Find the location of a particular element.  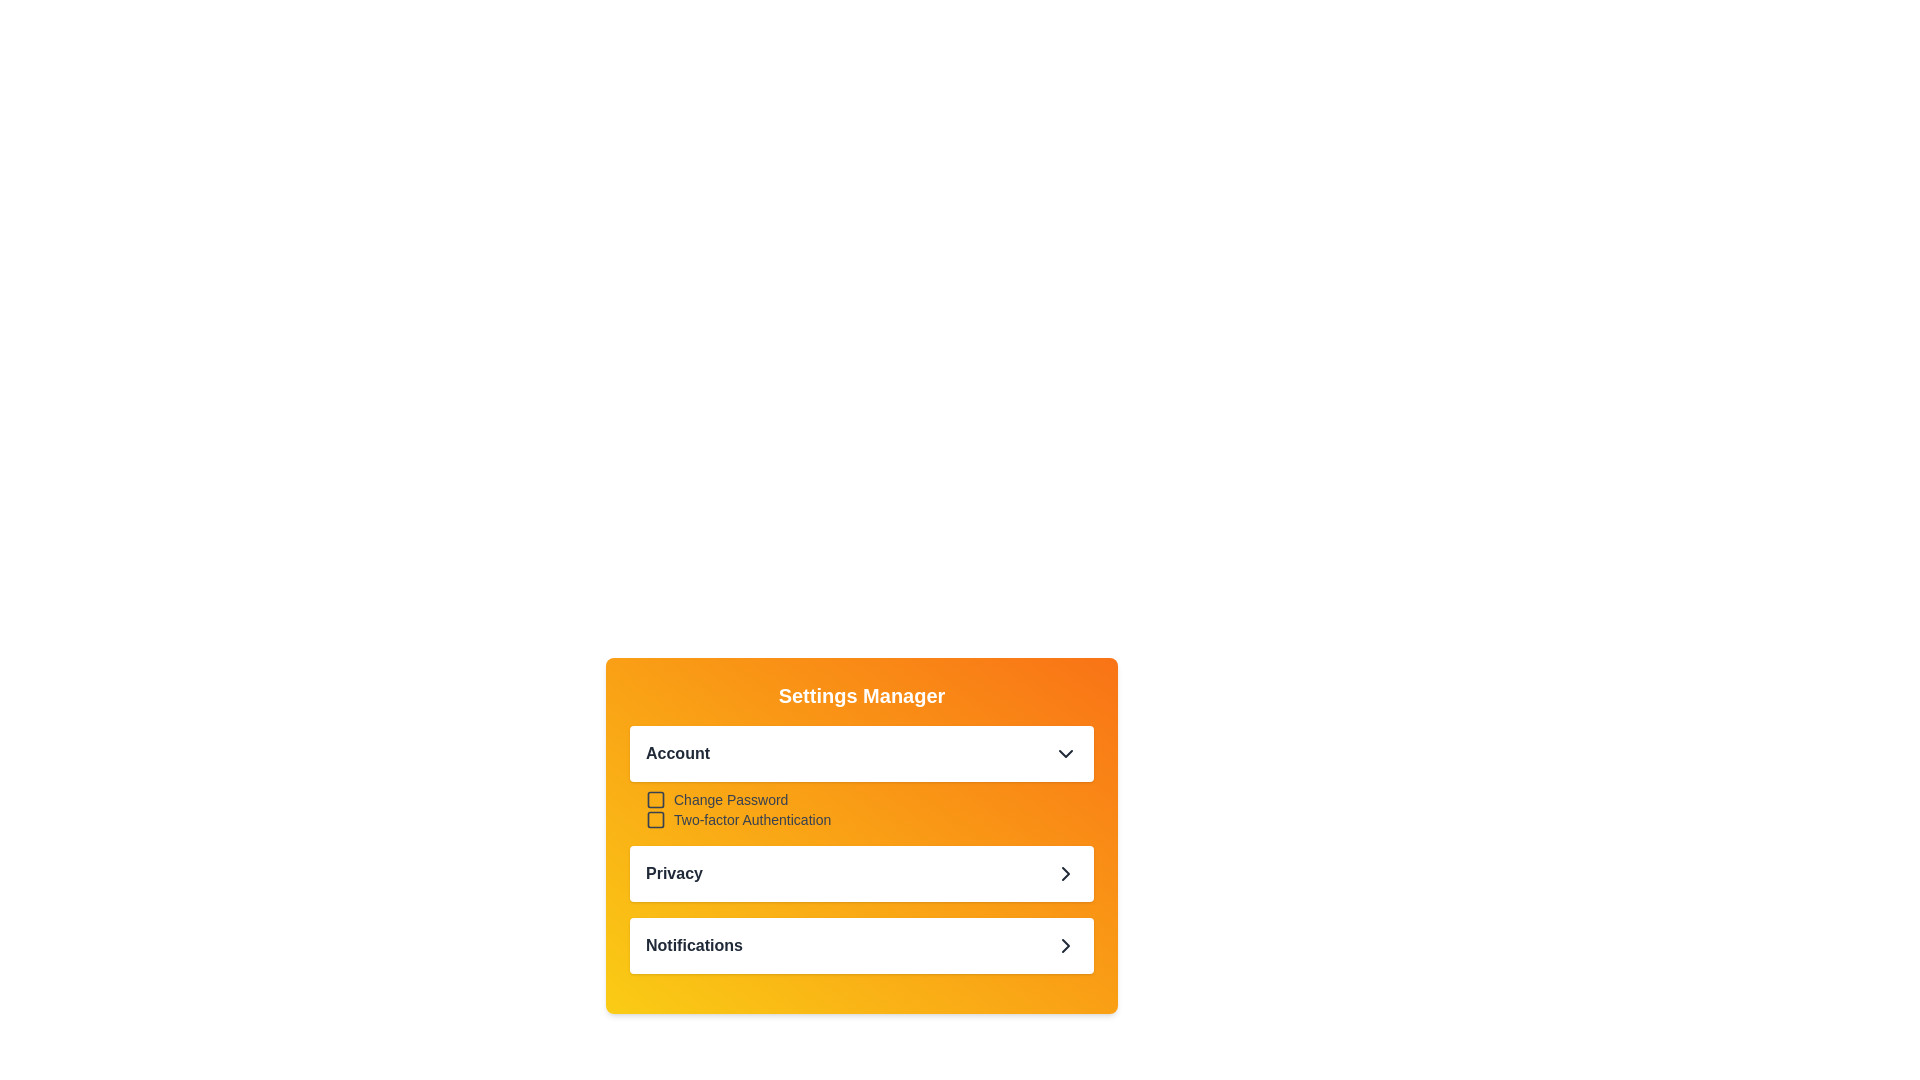

the navigation button for 'Notifications' settings located in the settings panel, positioned as the third item below 'Privacy' is located at coordinates (862, 945).